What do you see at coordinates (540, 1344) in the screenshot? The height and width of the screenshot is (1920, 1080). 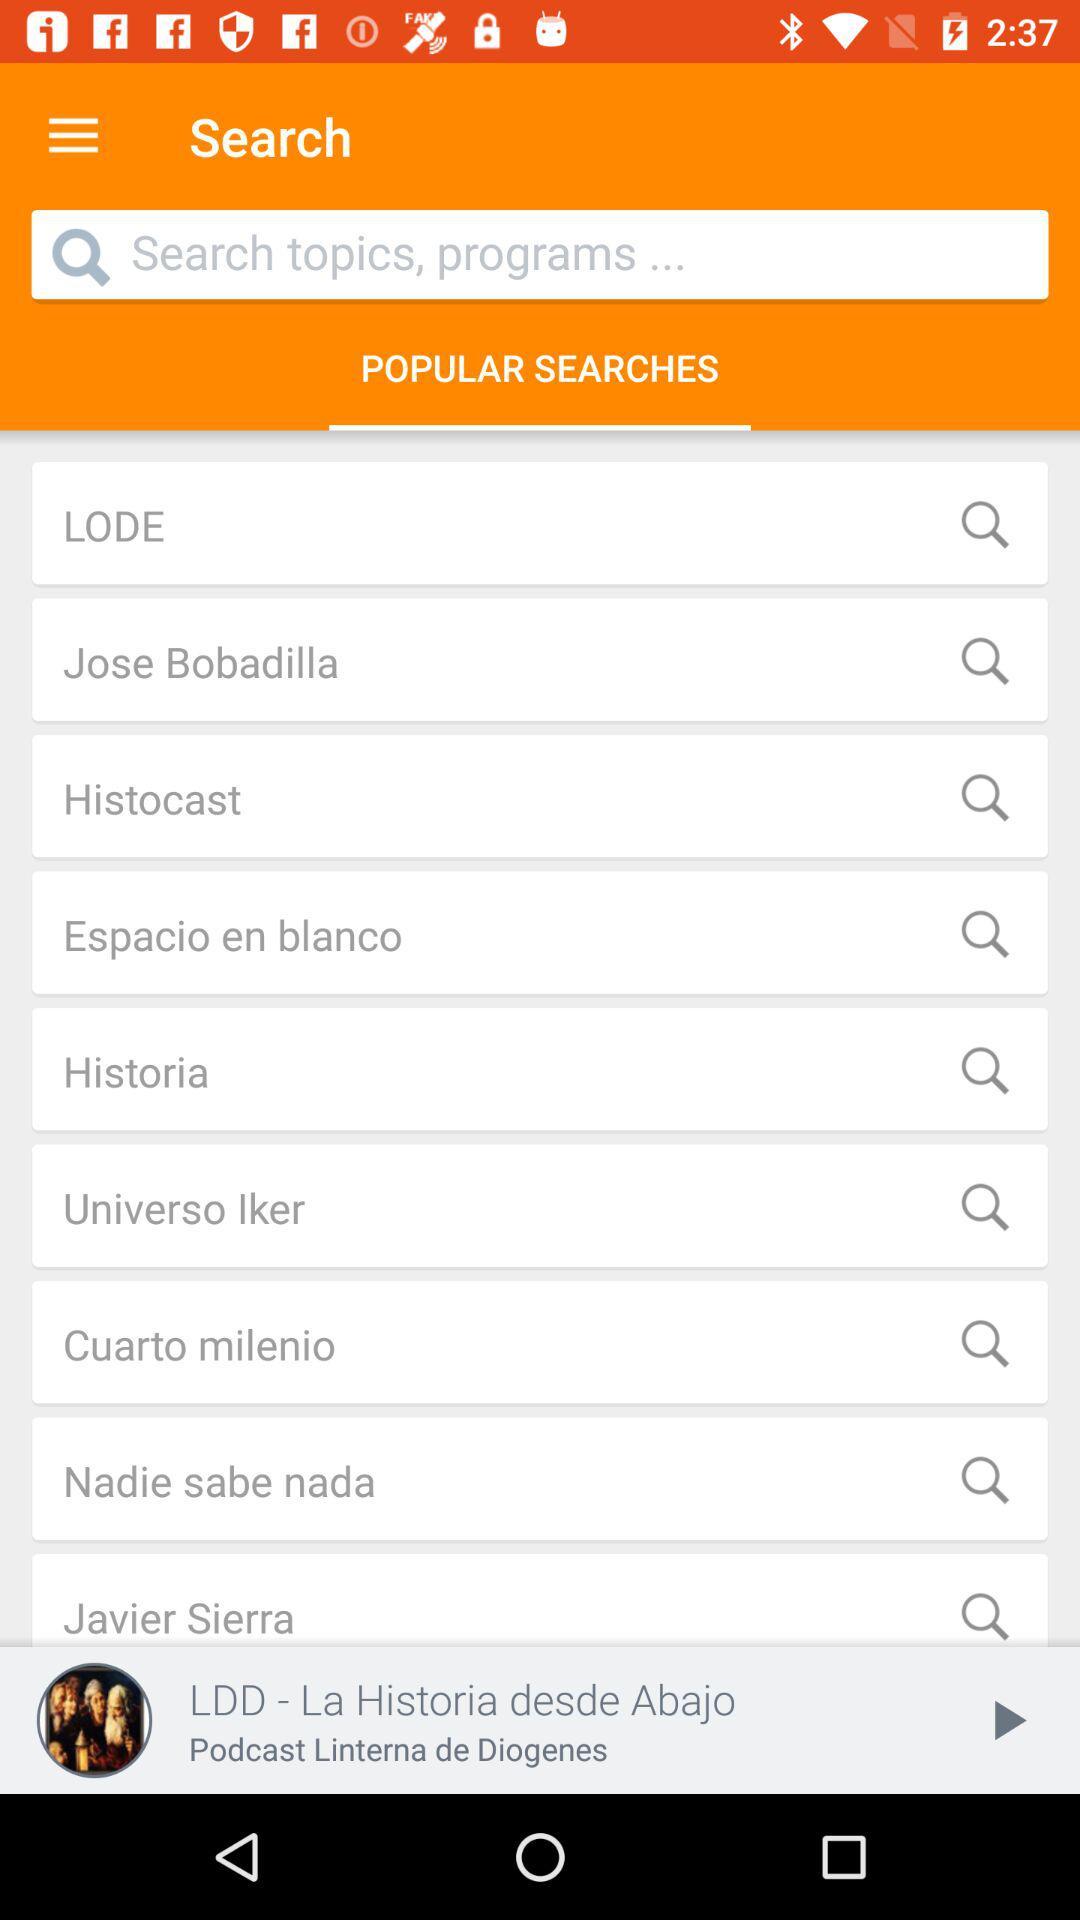 I see `item above the nadie sabe nada item` at bounding box center [540, 1344].